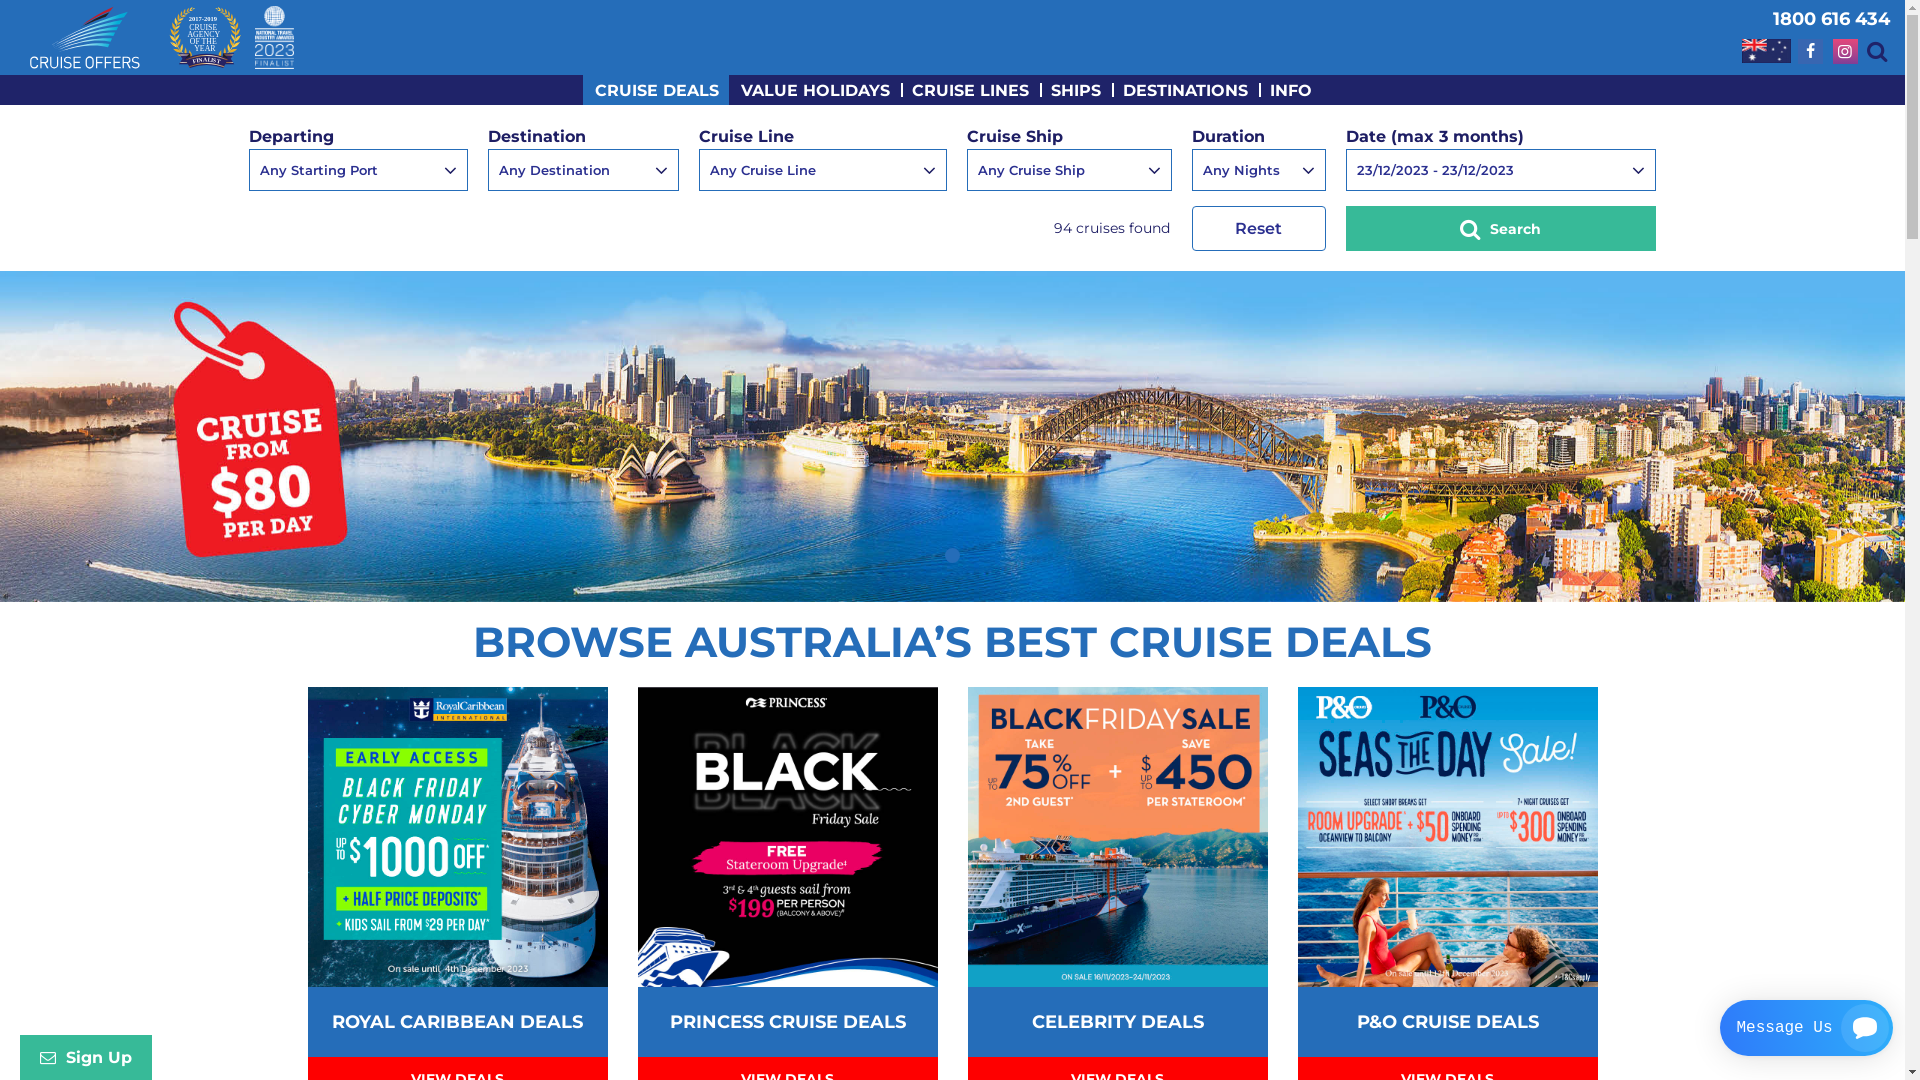  Describe the element at coordinates (1074, 88) in the screenshot. I see `'SHIPS'` at that location.